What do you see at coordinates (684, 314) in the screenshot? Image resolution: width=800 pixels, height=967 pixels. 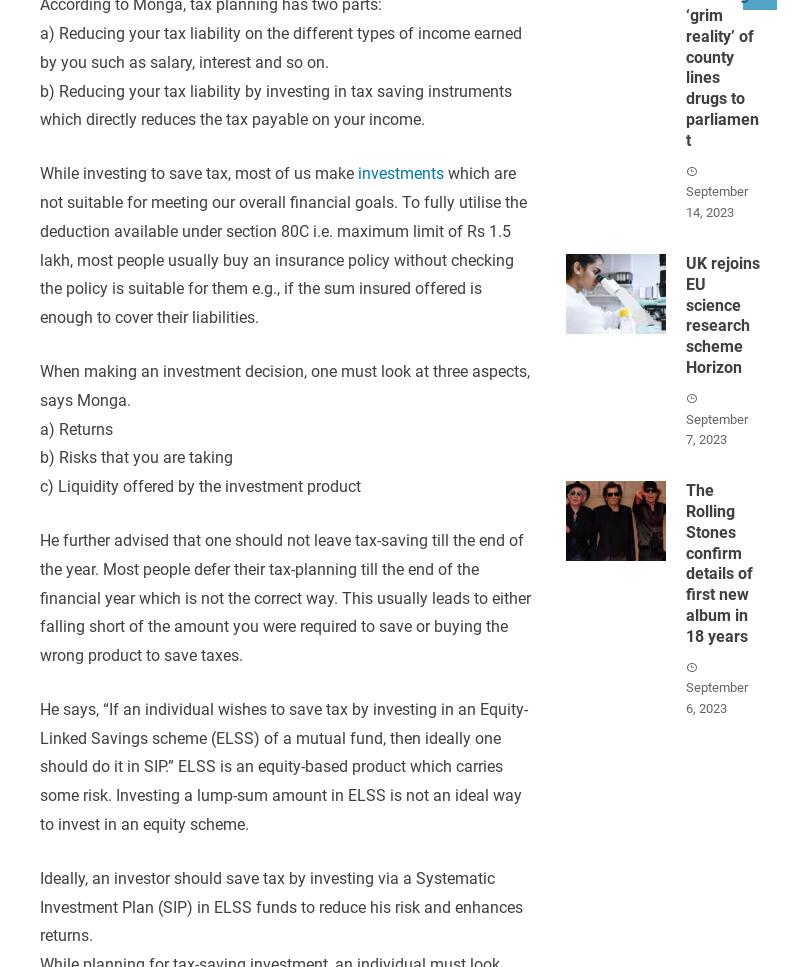 I see `'UK rejoins EU science research scheme Horizon'` at bounding box center [684, 314].